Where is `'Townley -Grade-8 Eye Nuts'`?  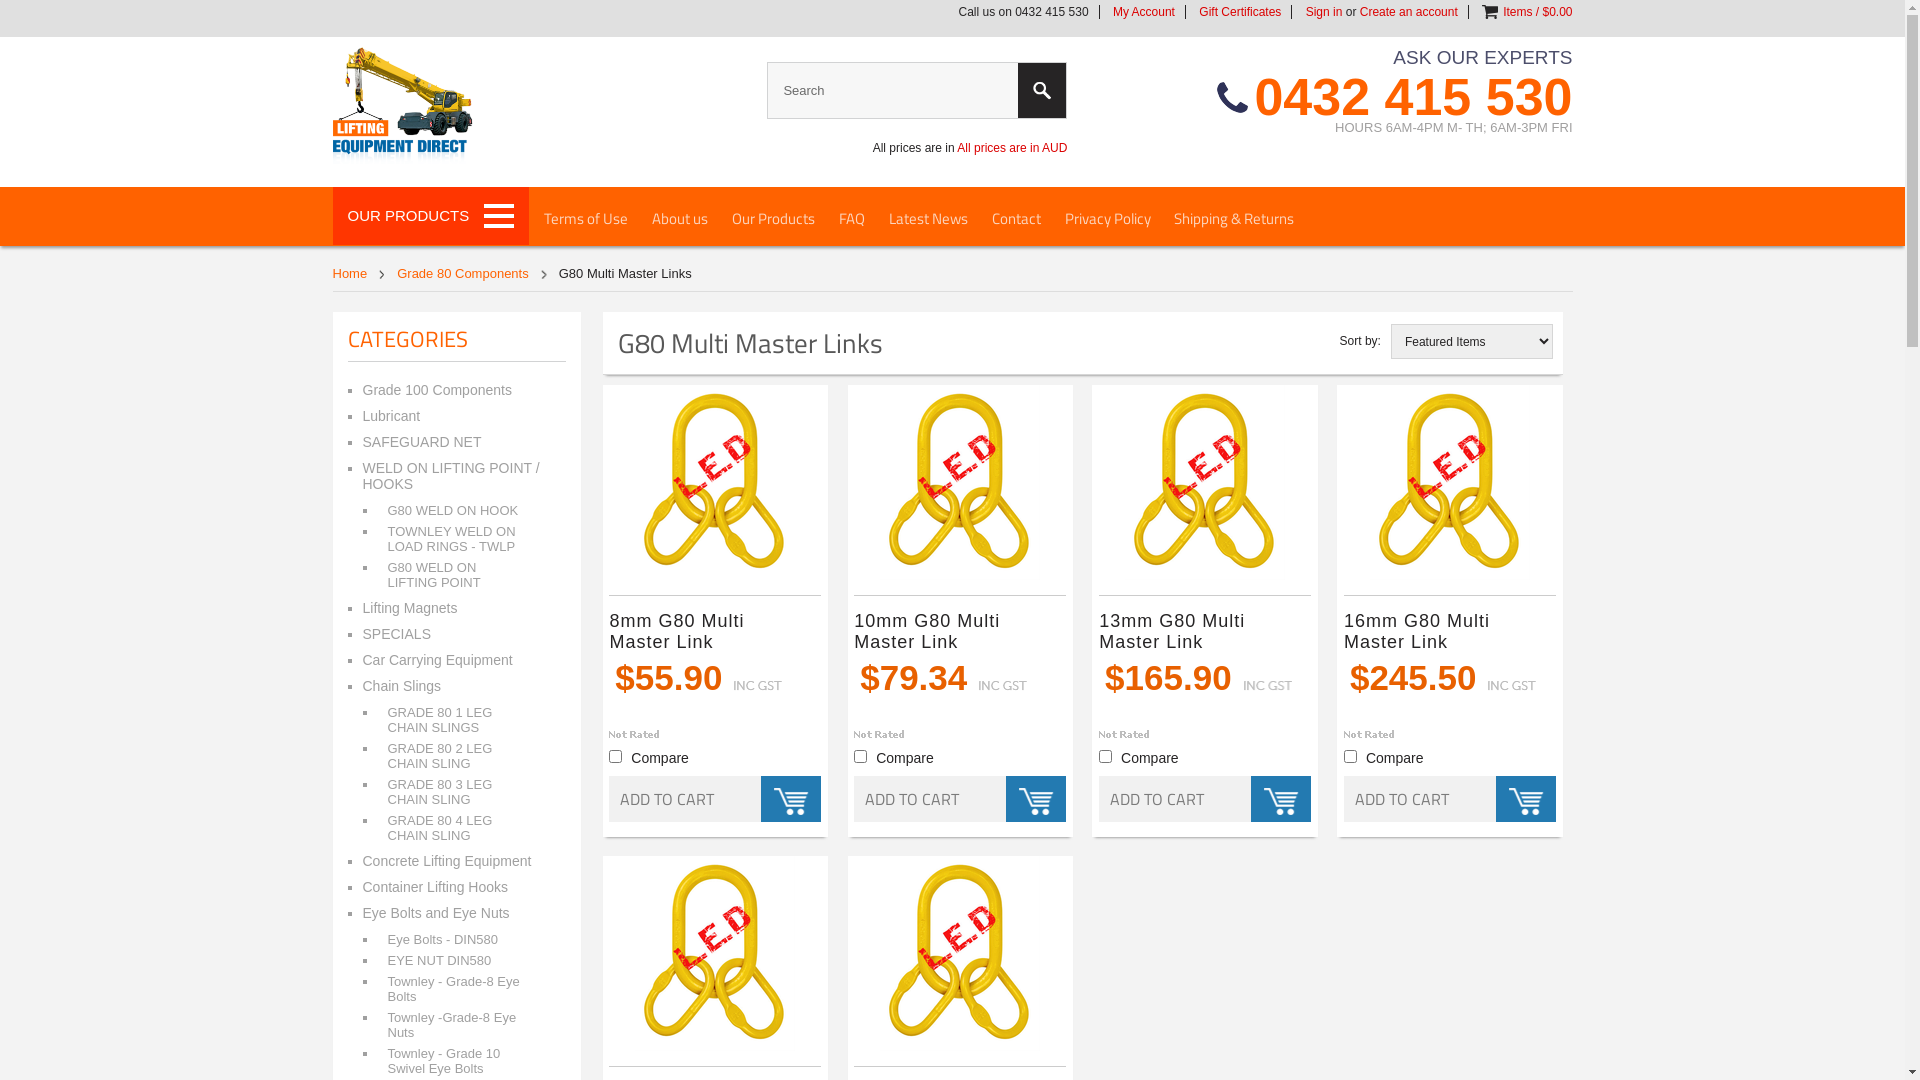 'Townley -Grade-8 Eye Nuts' is located at coordinates (456, 1025).